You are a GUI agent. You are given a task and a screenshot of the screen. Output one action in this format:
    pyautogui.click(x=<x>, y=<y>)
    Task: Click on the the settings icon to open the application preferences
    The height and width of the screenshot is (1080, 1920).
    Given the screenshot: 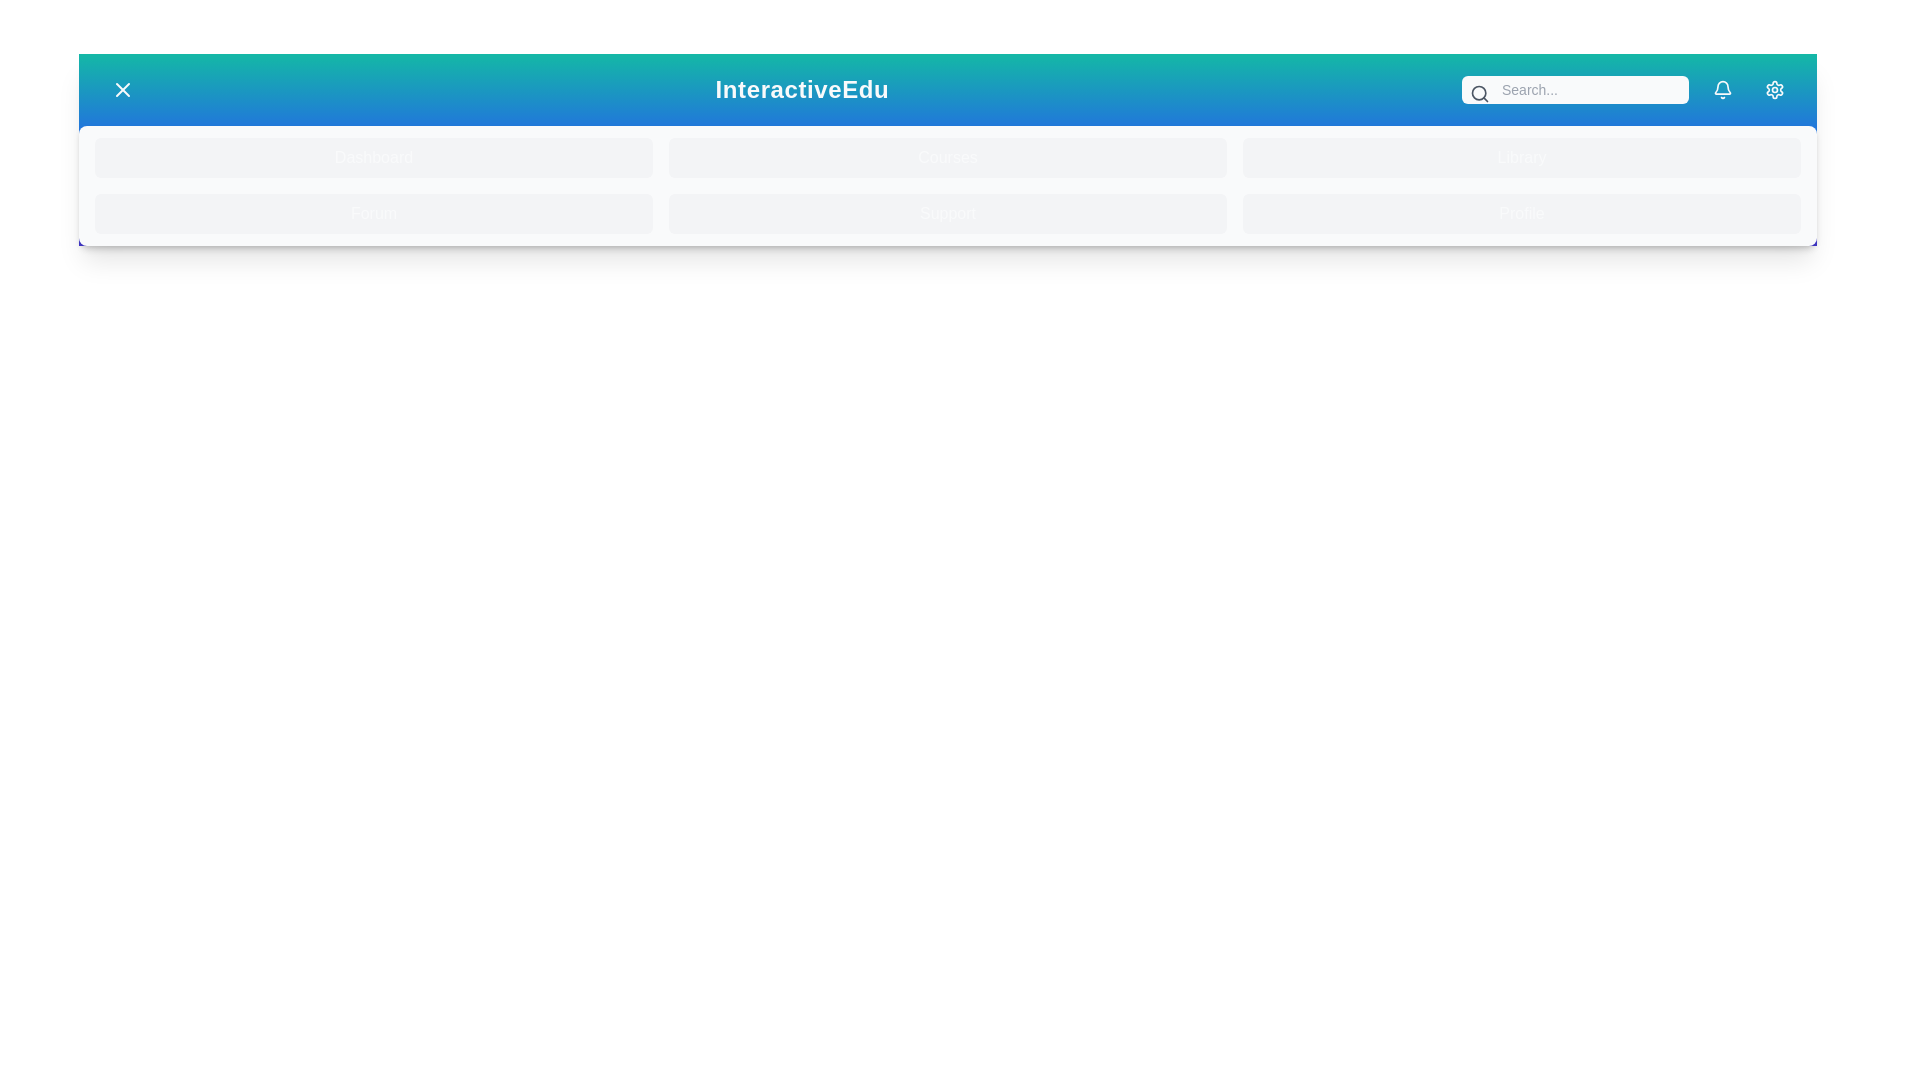 What is the action you would take?
    pyautogui.click(x=1775, y=88)
    